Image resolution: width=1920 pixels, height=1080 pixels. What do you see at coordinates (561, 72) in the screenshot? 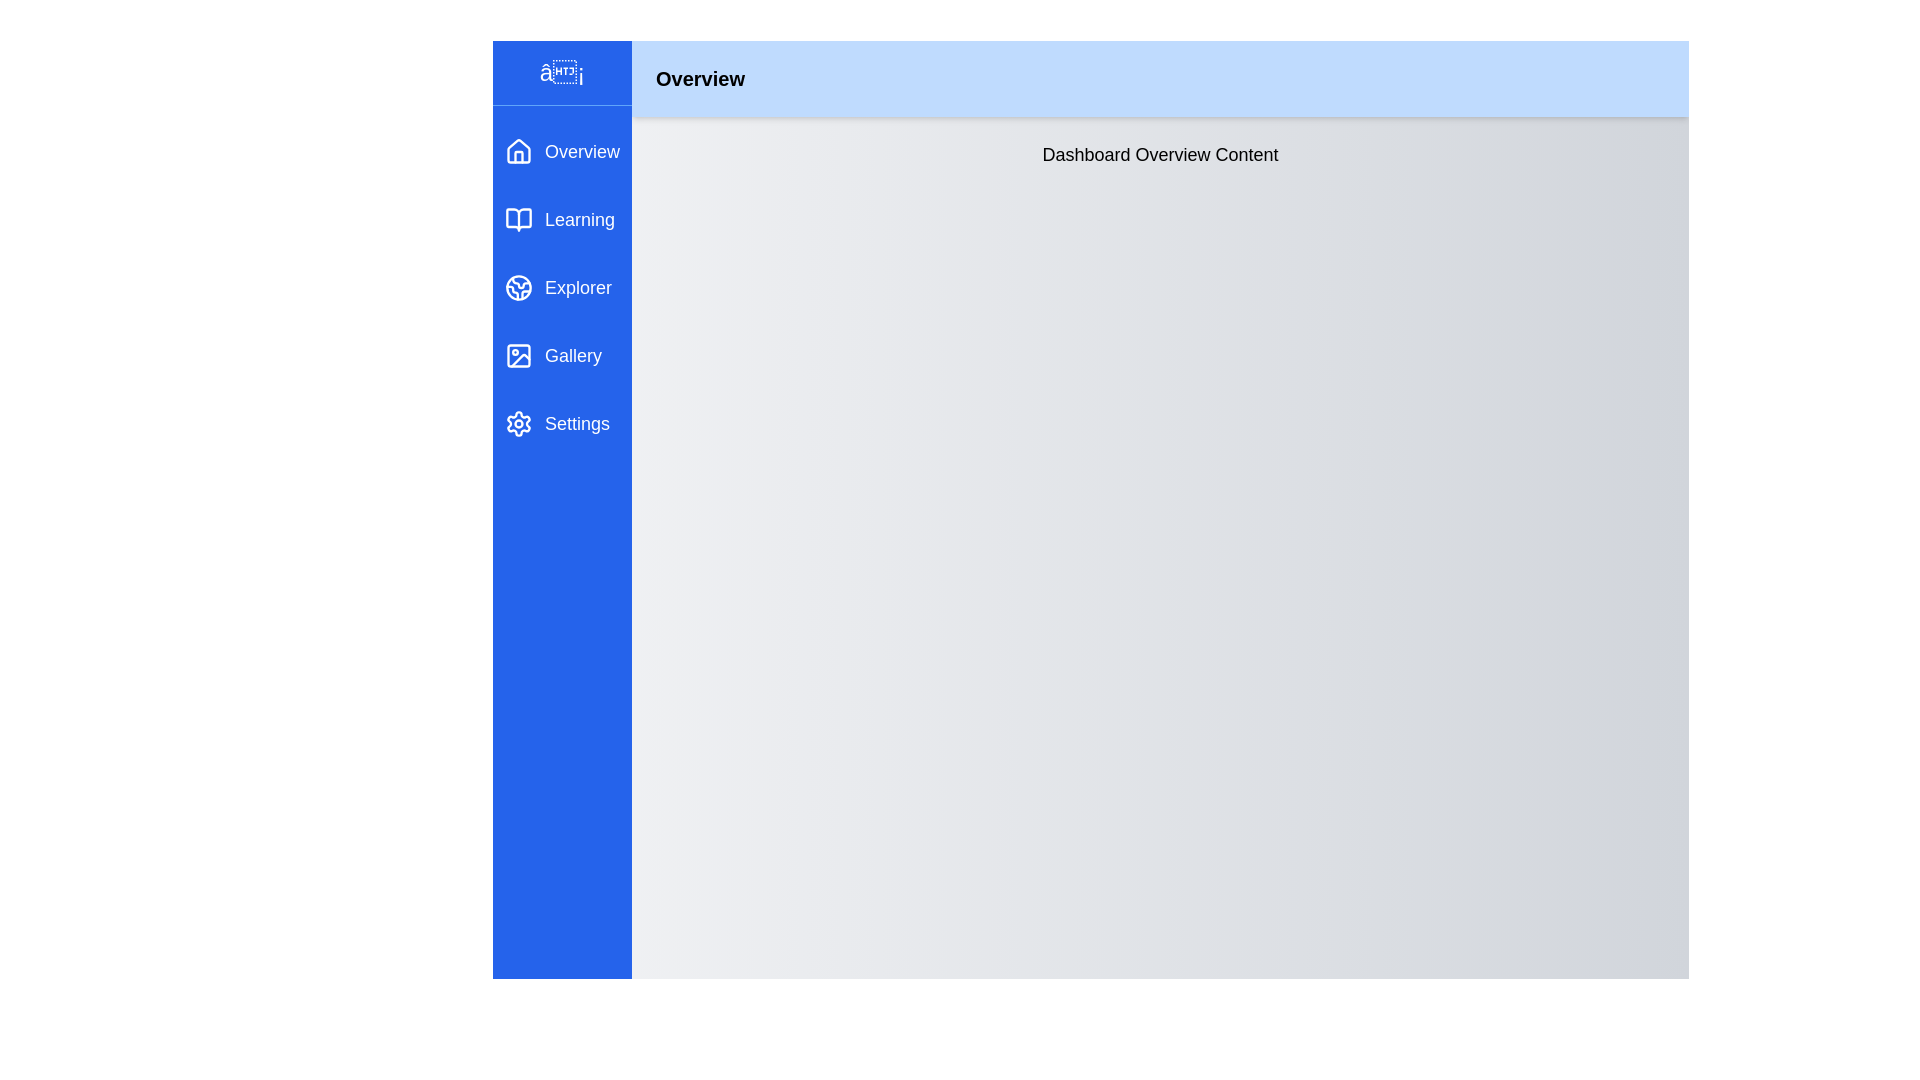
I see `the button with the large font symbol resembling 'â', '≡', and 'i' located in the vertical blue sidebar at the top, which is the first interactive component above the menu items` at bounding box center [561, 72].